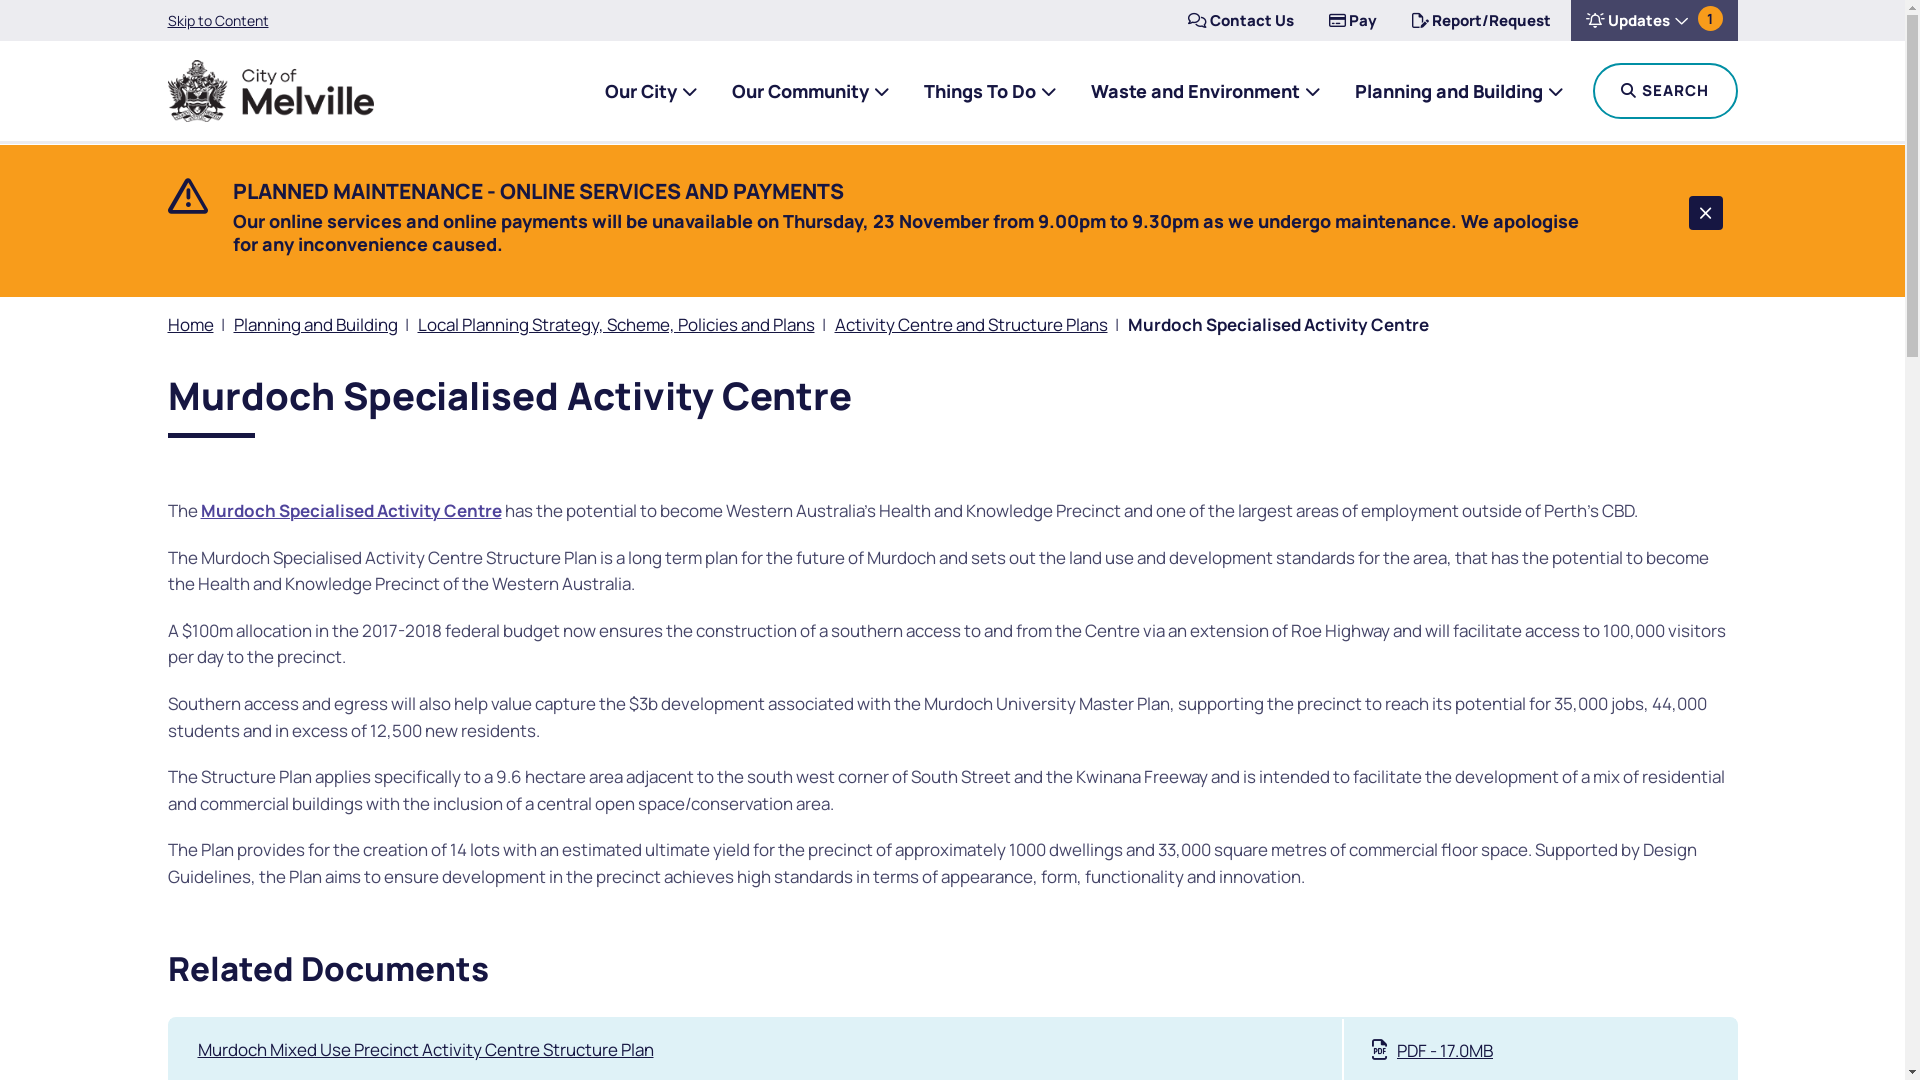 This screenshot has width=1920, height=1080. Describe the element at coordinates (989, 91) in the screenshot. I see `'Things To Do'` at that location.